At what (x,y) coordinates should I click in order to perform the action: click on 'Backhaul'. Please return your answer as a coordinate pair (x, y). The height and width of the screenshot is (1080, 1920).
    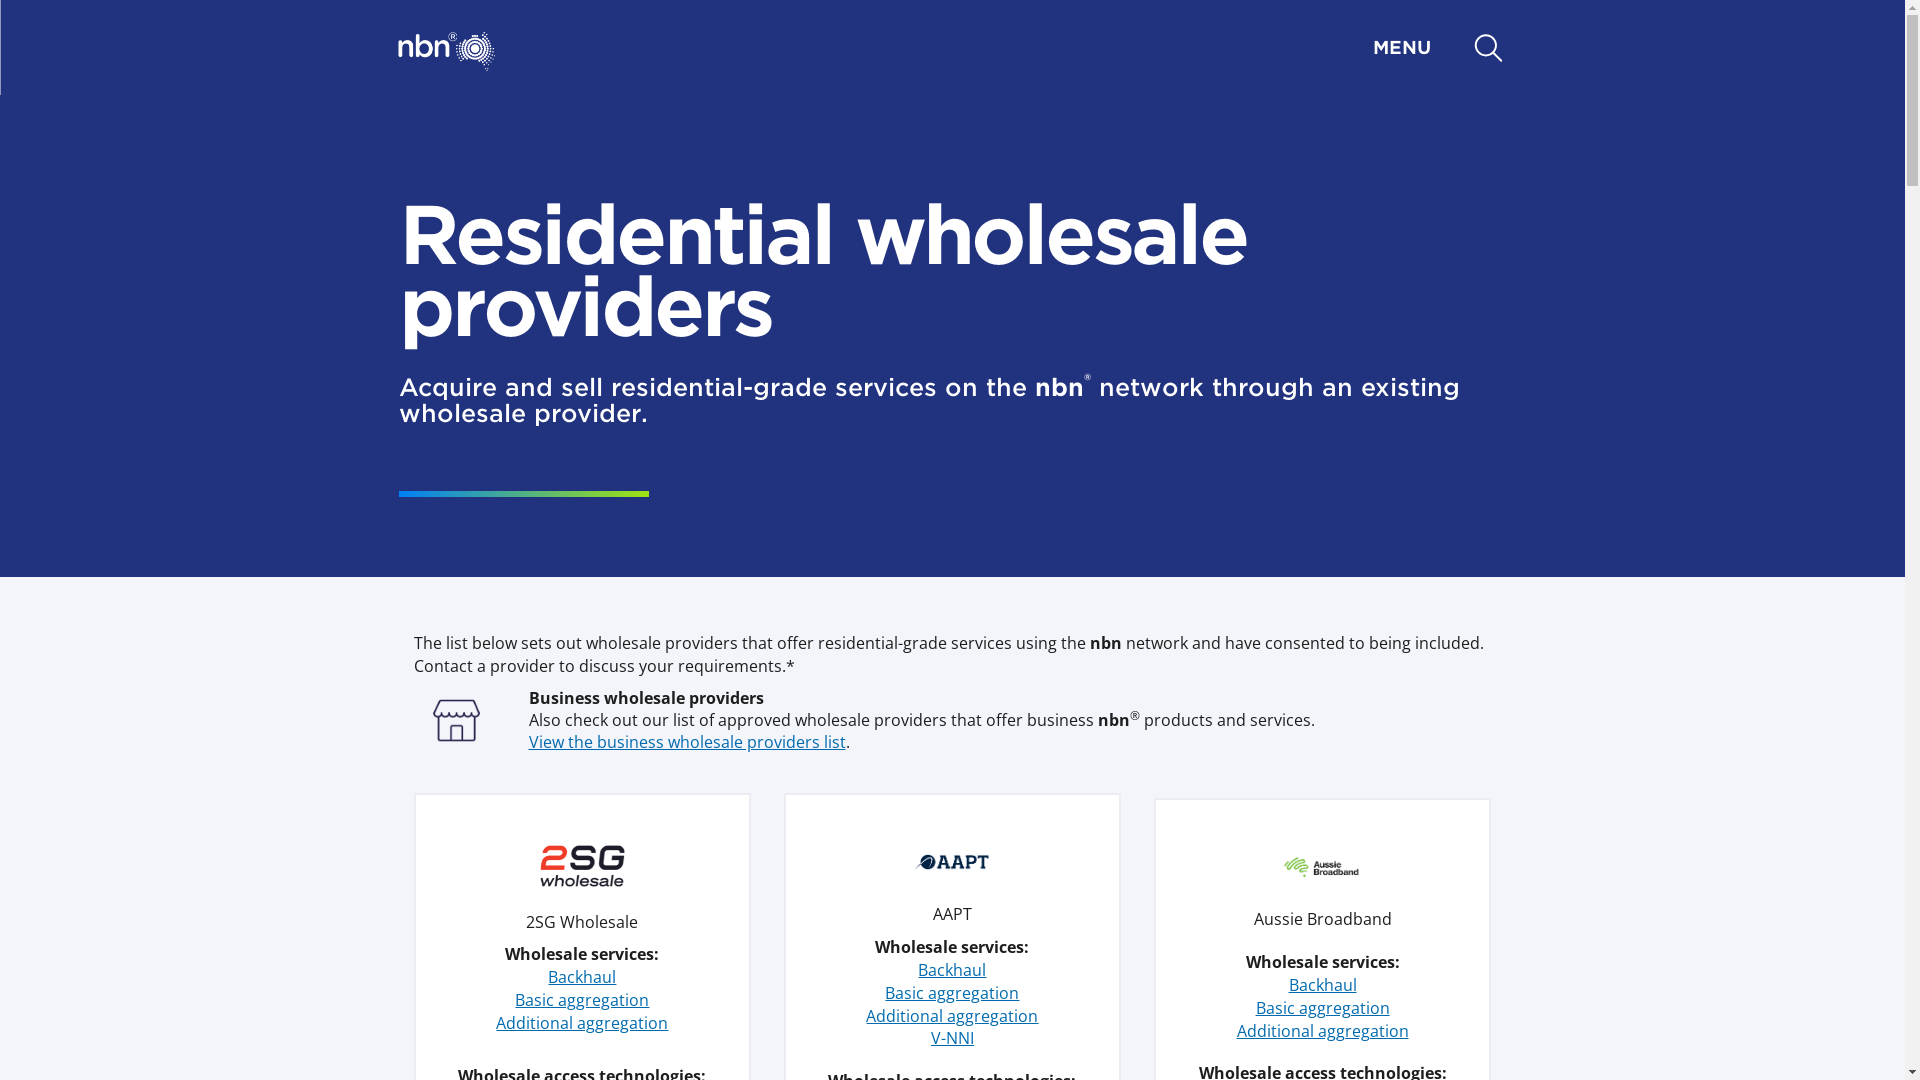
    Looking at the image, I should click on (1323, 983).